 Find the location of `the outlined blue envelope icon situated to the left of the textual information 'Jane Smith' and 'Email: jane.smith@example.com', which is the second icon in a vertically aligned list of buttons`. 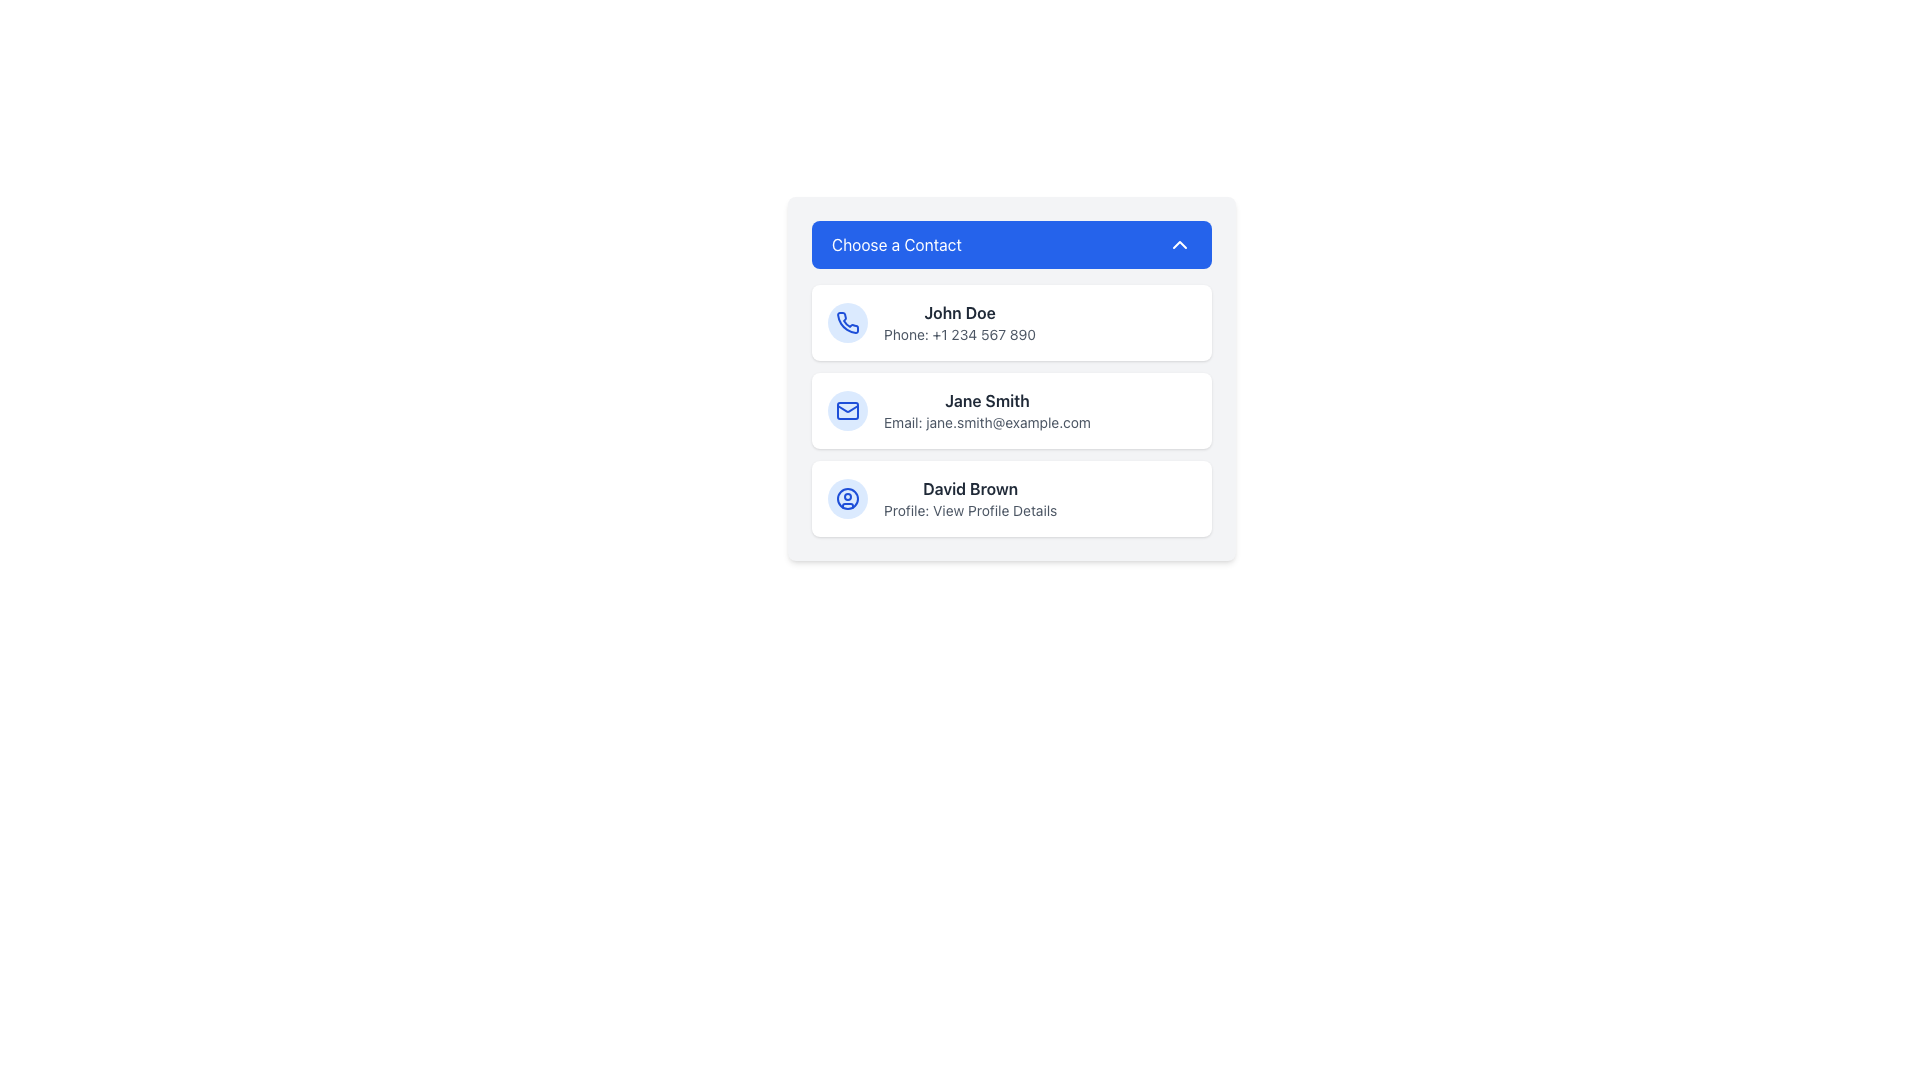

the outlined blue envelope icon situated to the left of the textual information 'Jane Smith' and 'Email: jane.smith@example.com', which is the second icon in a vertically aligned list of buttons is located at coordinates (848, 410).